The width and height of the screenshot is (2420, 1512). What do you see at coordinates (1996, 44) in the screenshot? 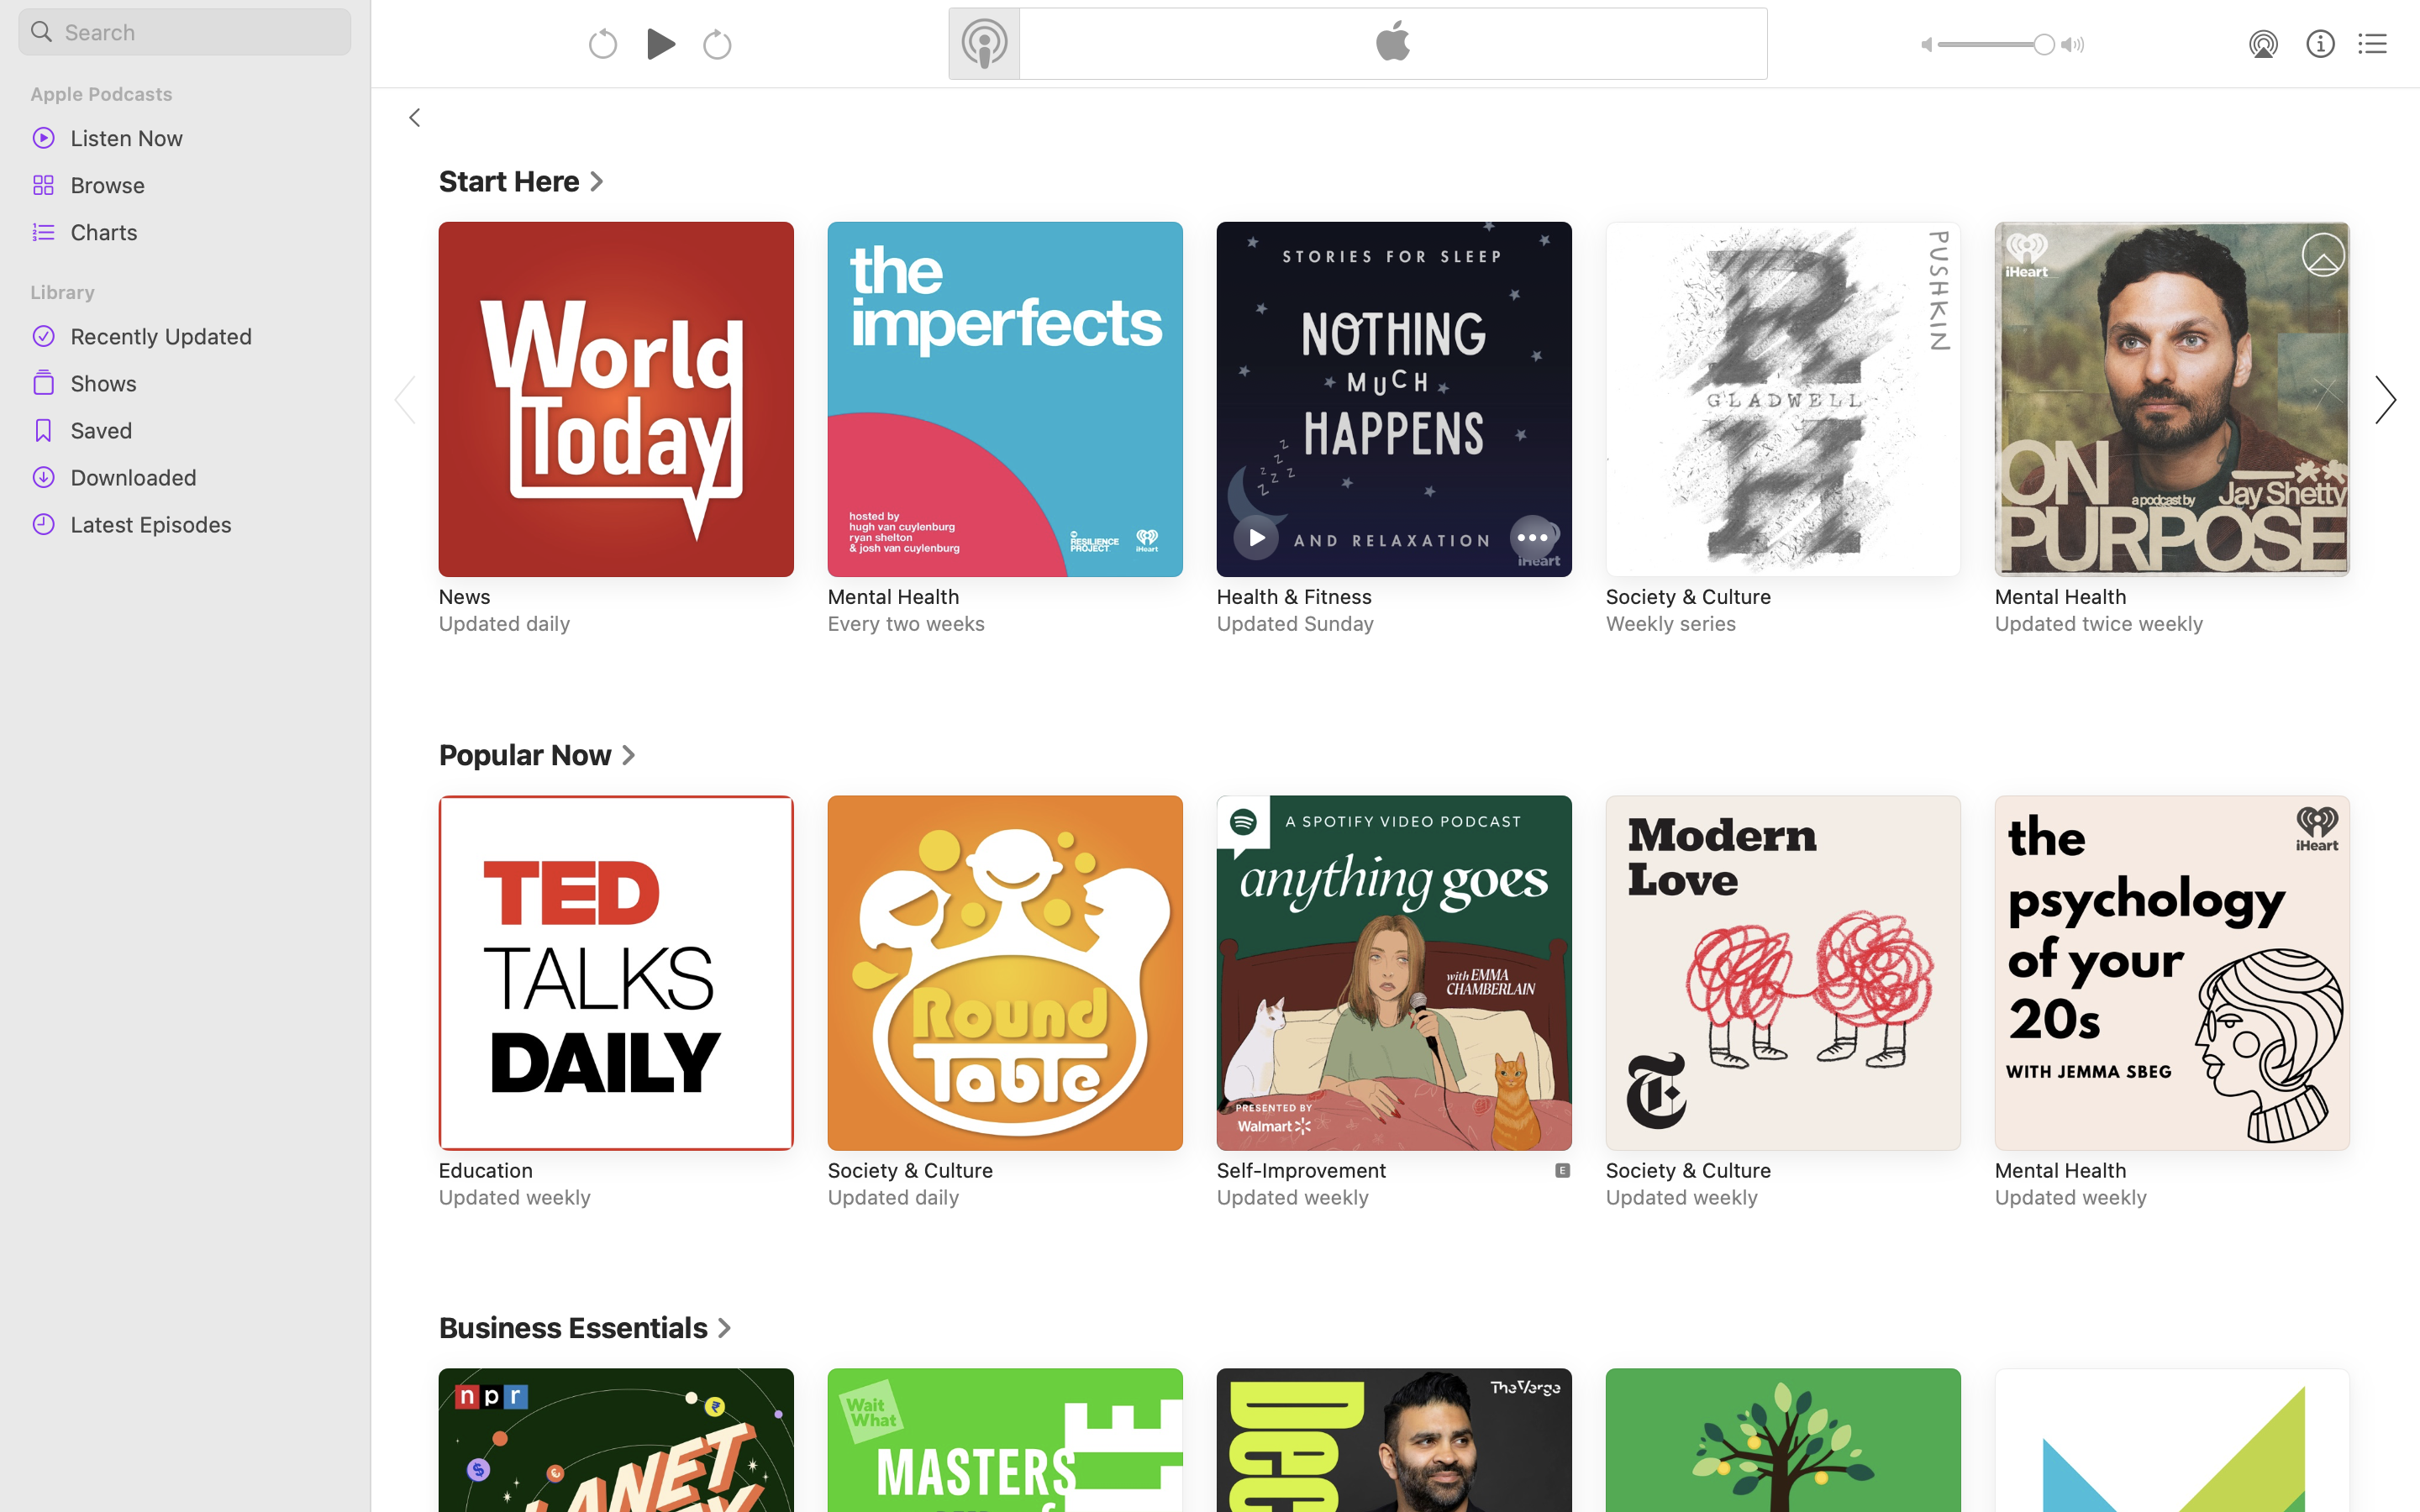
I see `'1.0'` at bounding box center [1996, 44].